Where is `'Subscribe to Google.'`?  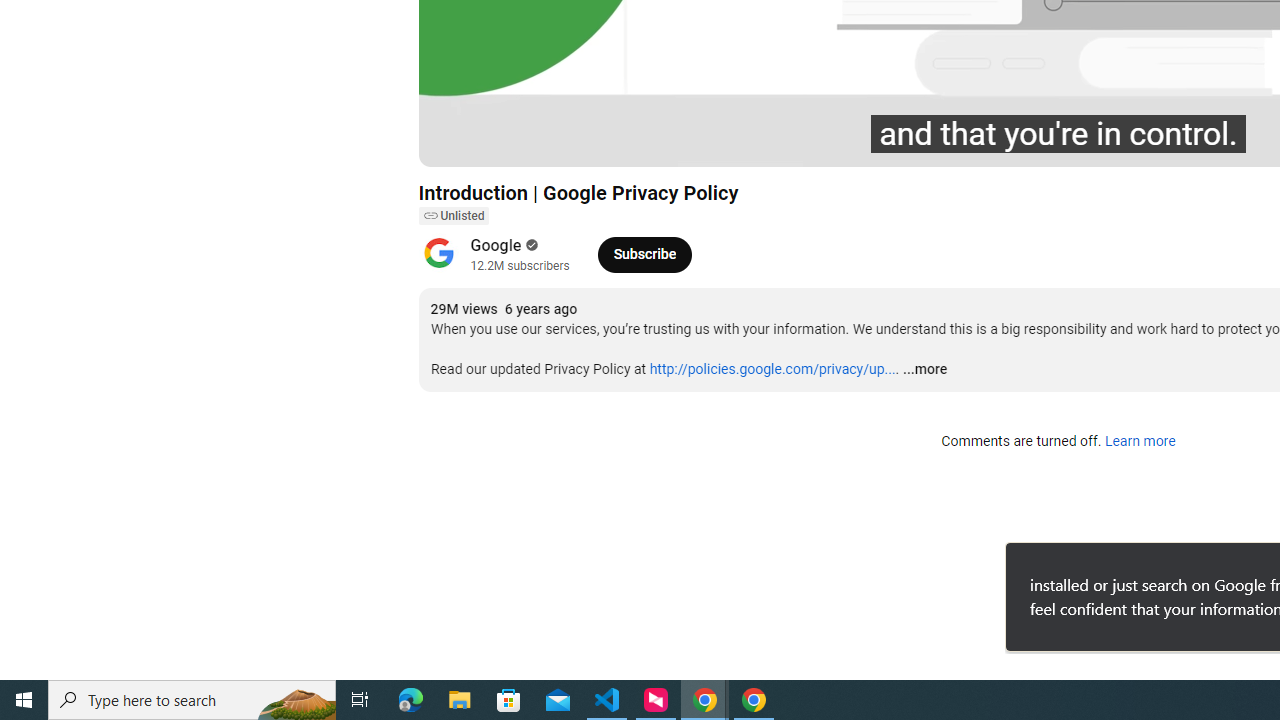 'Subscribe to Google.' is located at coordinates (644, 253).